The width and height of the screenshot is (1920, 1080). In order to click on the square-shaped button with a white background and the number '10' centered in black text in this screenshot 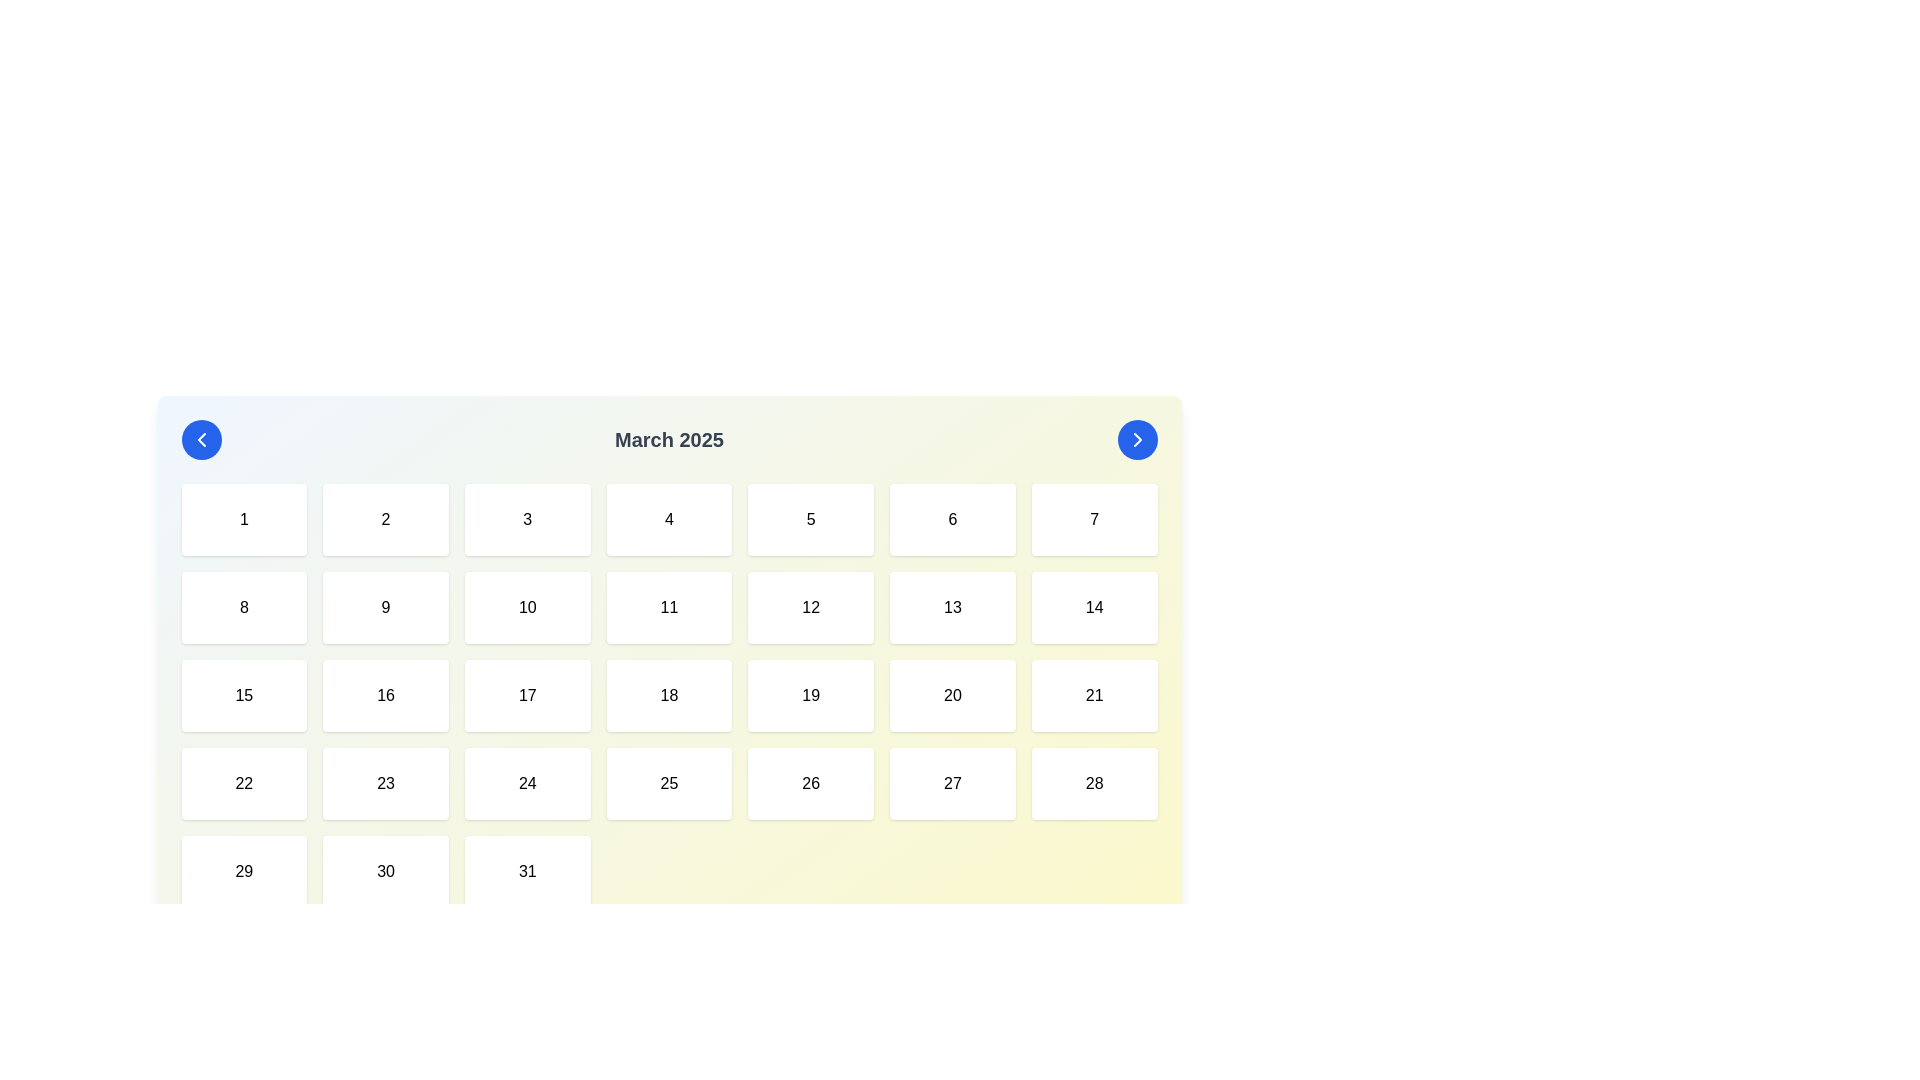, I will do `click(527, 607)`.